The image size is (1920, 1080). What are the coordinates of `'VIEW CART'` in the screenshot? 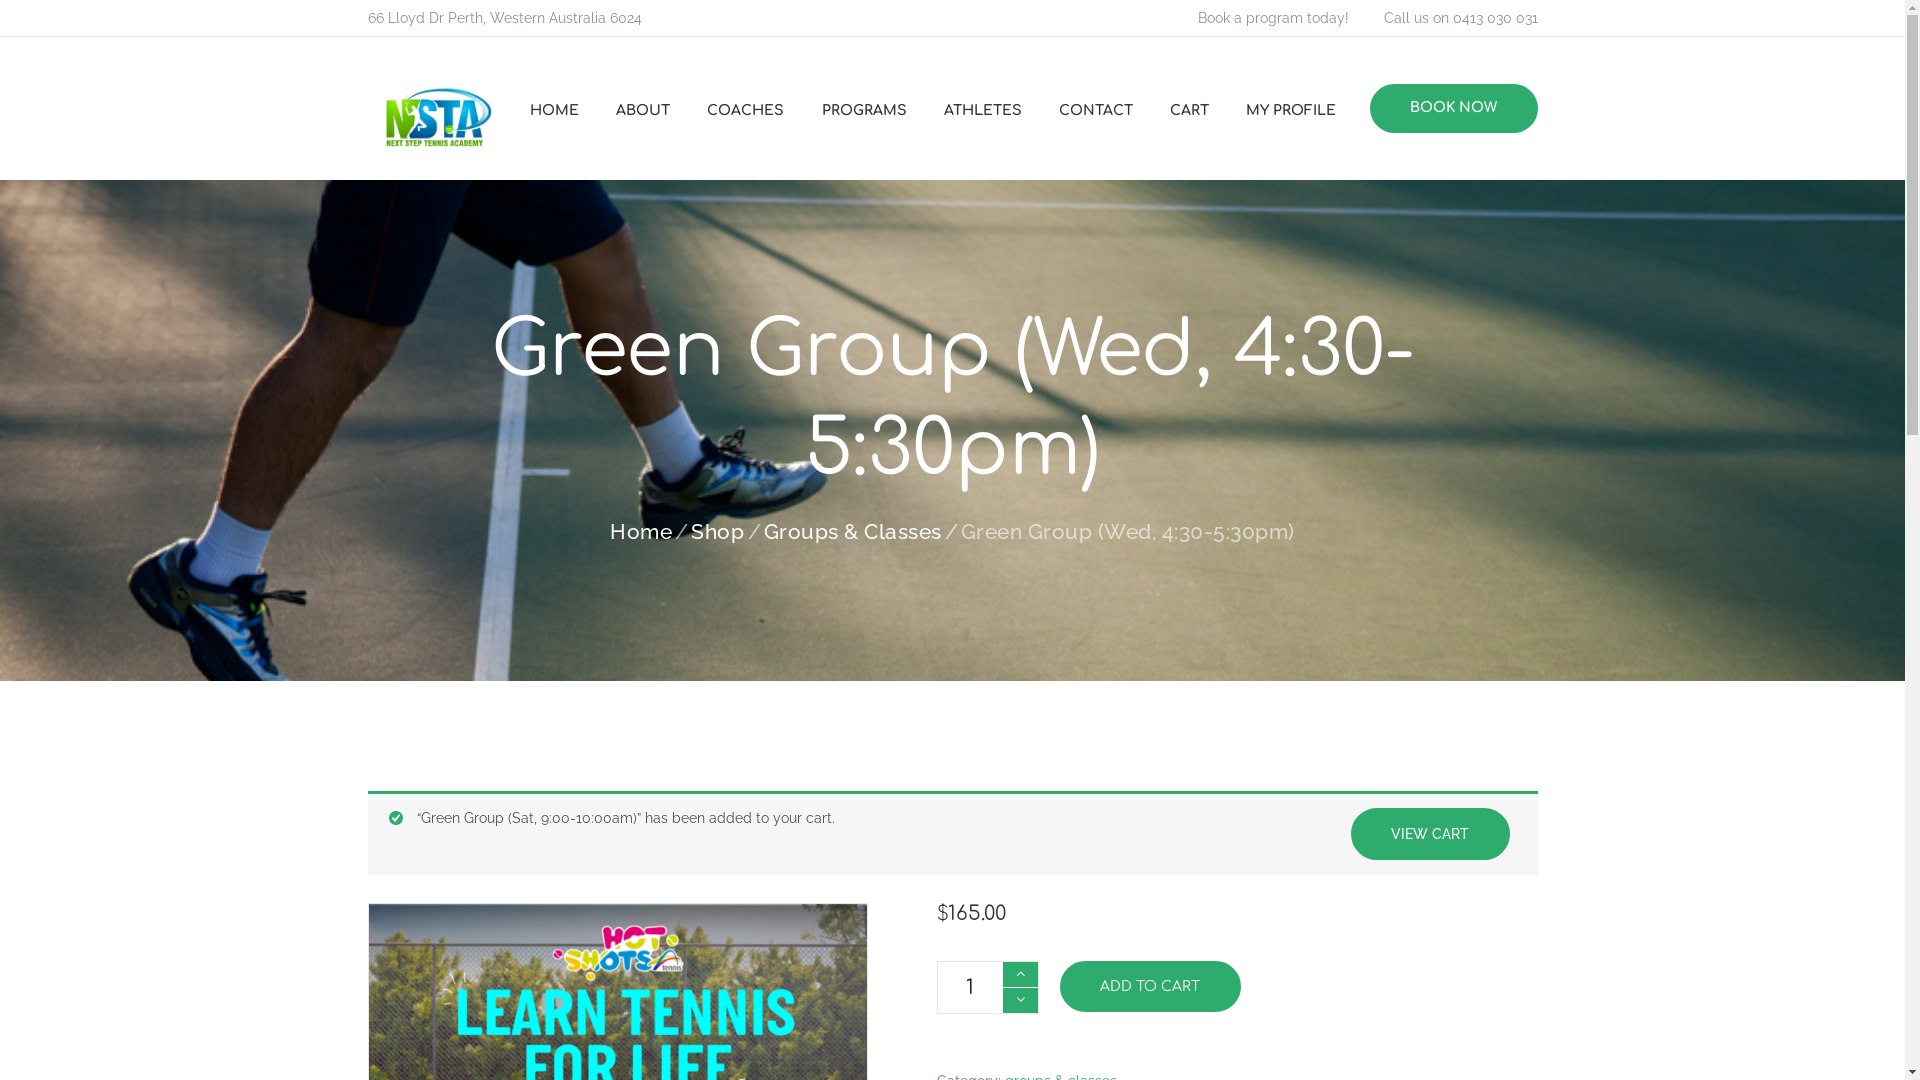 It's located at (1428, 833).